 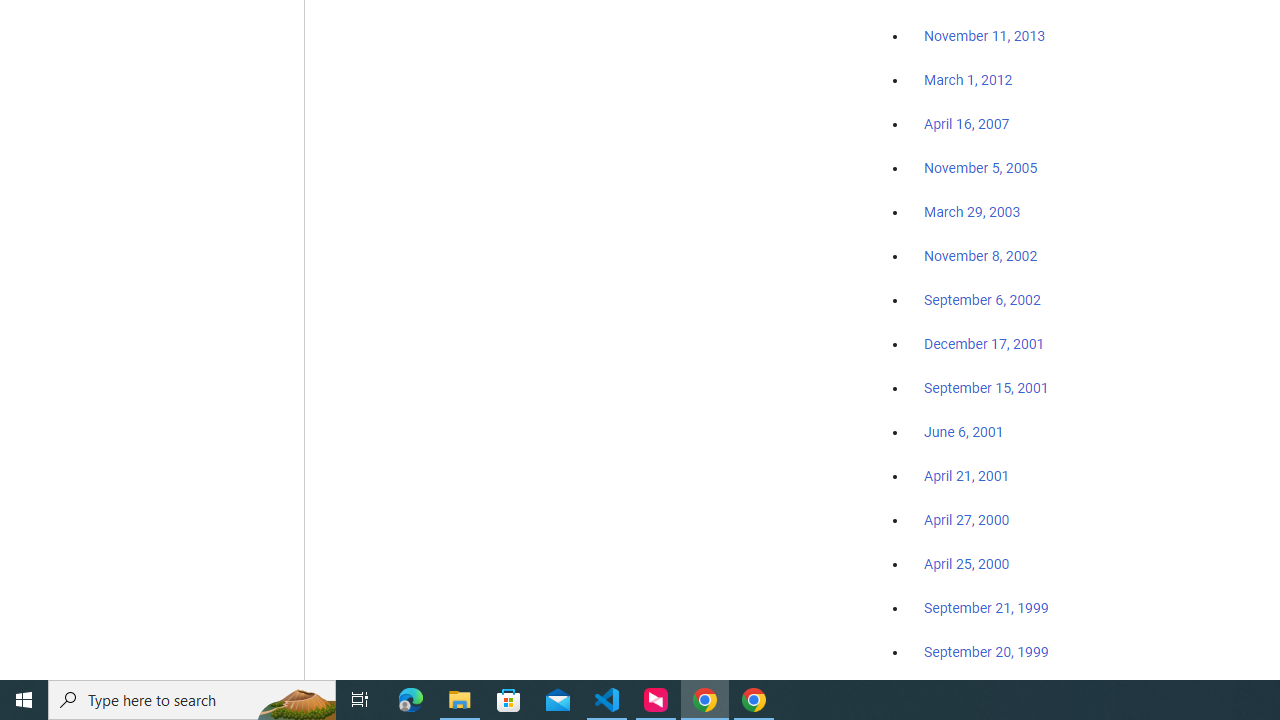 What do you see at coordinates (981, 167) in the screenshot?
I see `'November 5, 2005'` at bounding box center [981, 167].